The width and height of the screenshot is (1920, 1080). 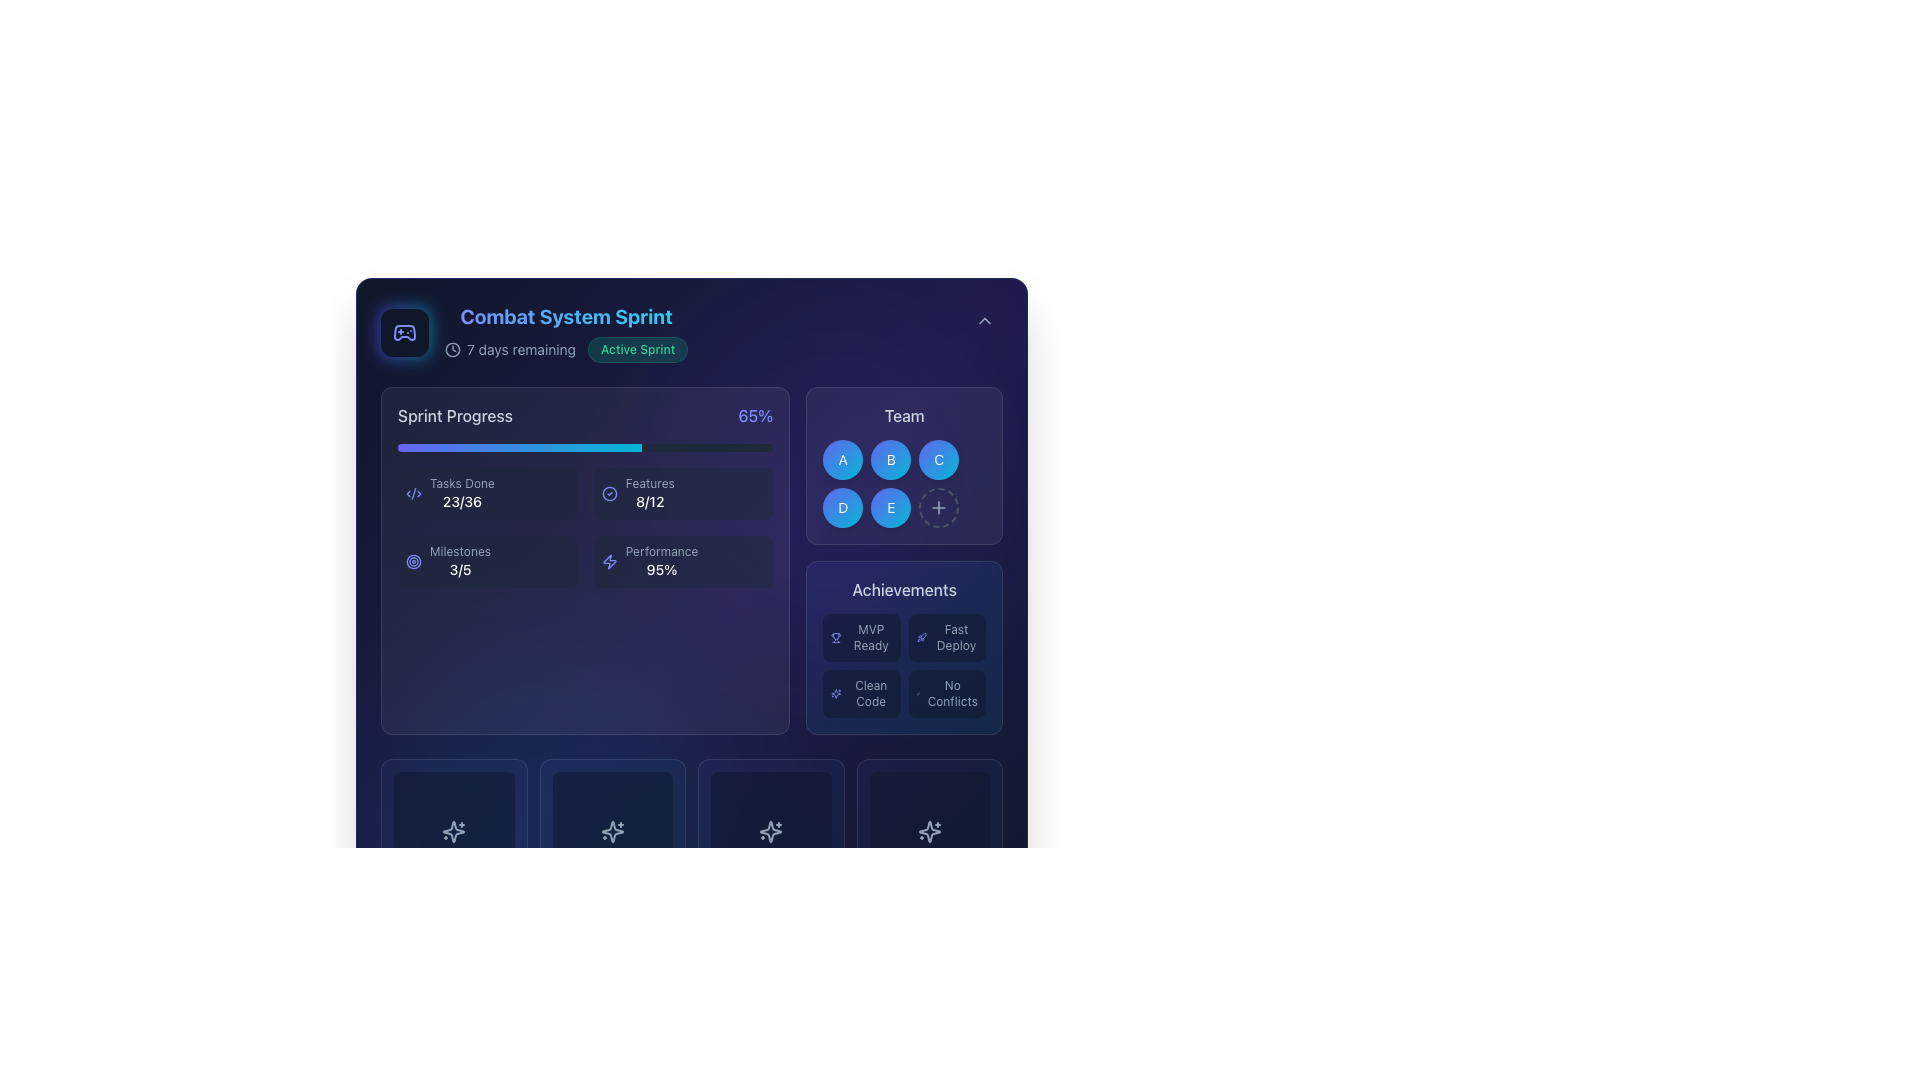 I want to click on the static text element that displays the remaining time for the current sprint, located just below the 'Combat System Sprint' header, so click(x=510, y=349).